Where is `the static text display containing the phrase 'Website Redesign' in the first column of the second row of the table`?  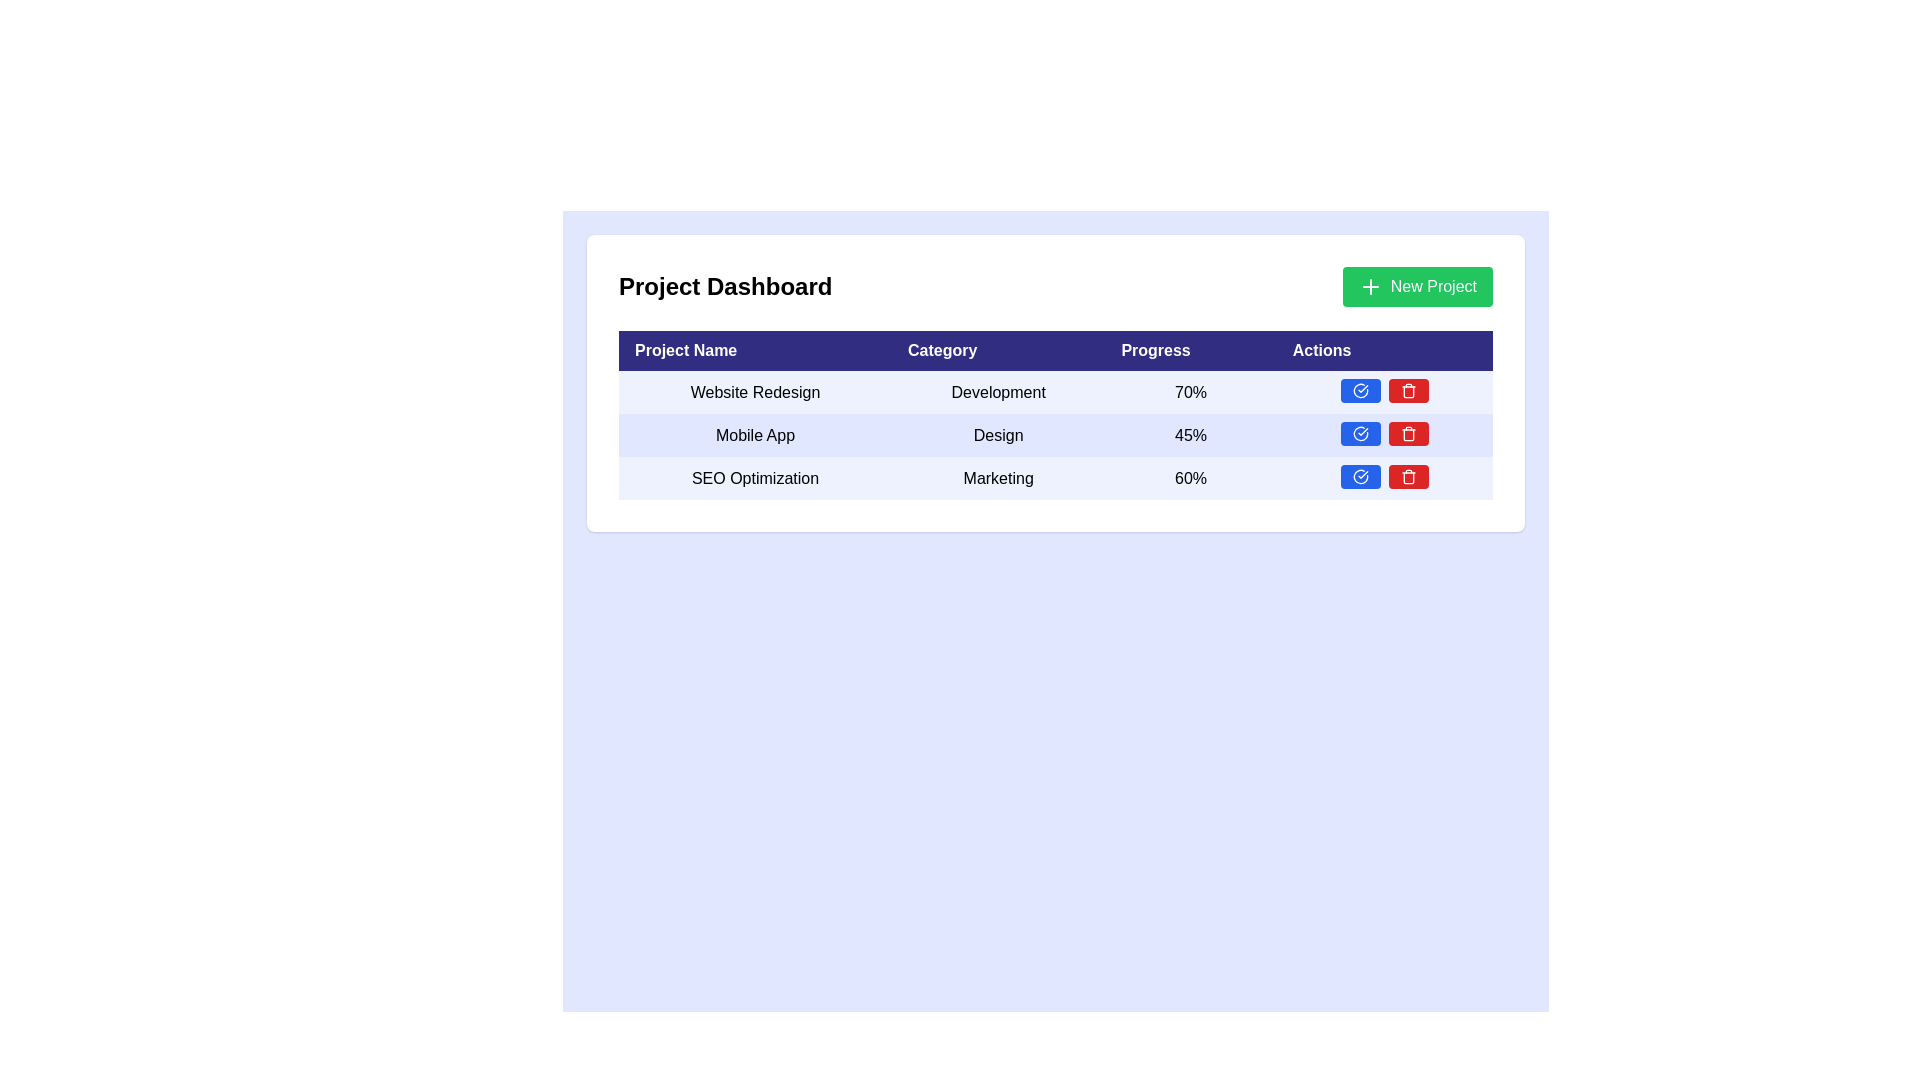
the static text display containing the phrase 'Website Redesign' in the first column of the second row of the table is located at coordinates (754, 392).